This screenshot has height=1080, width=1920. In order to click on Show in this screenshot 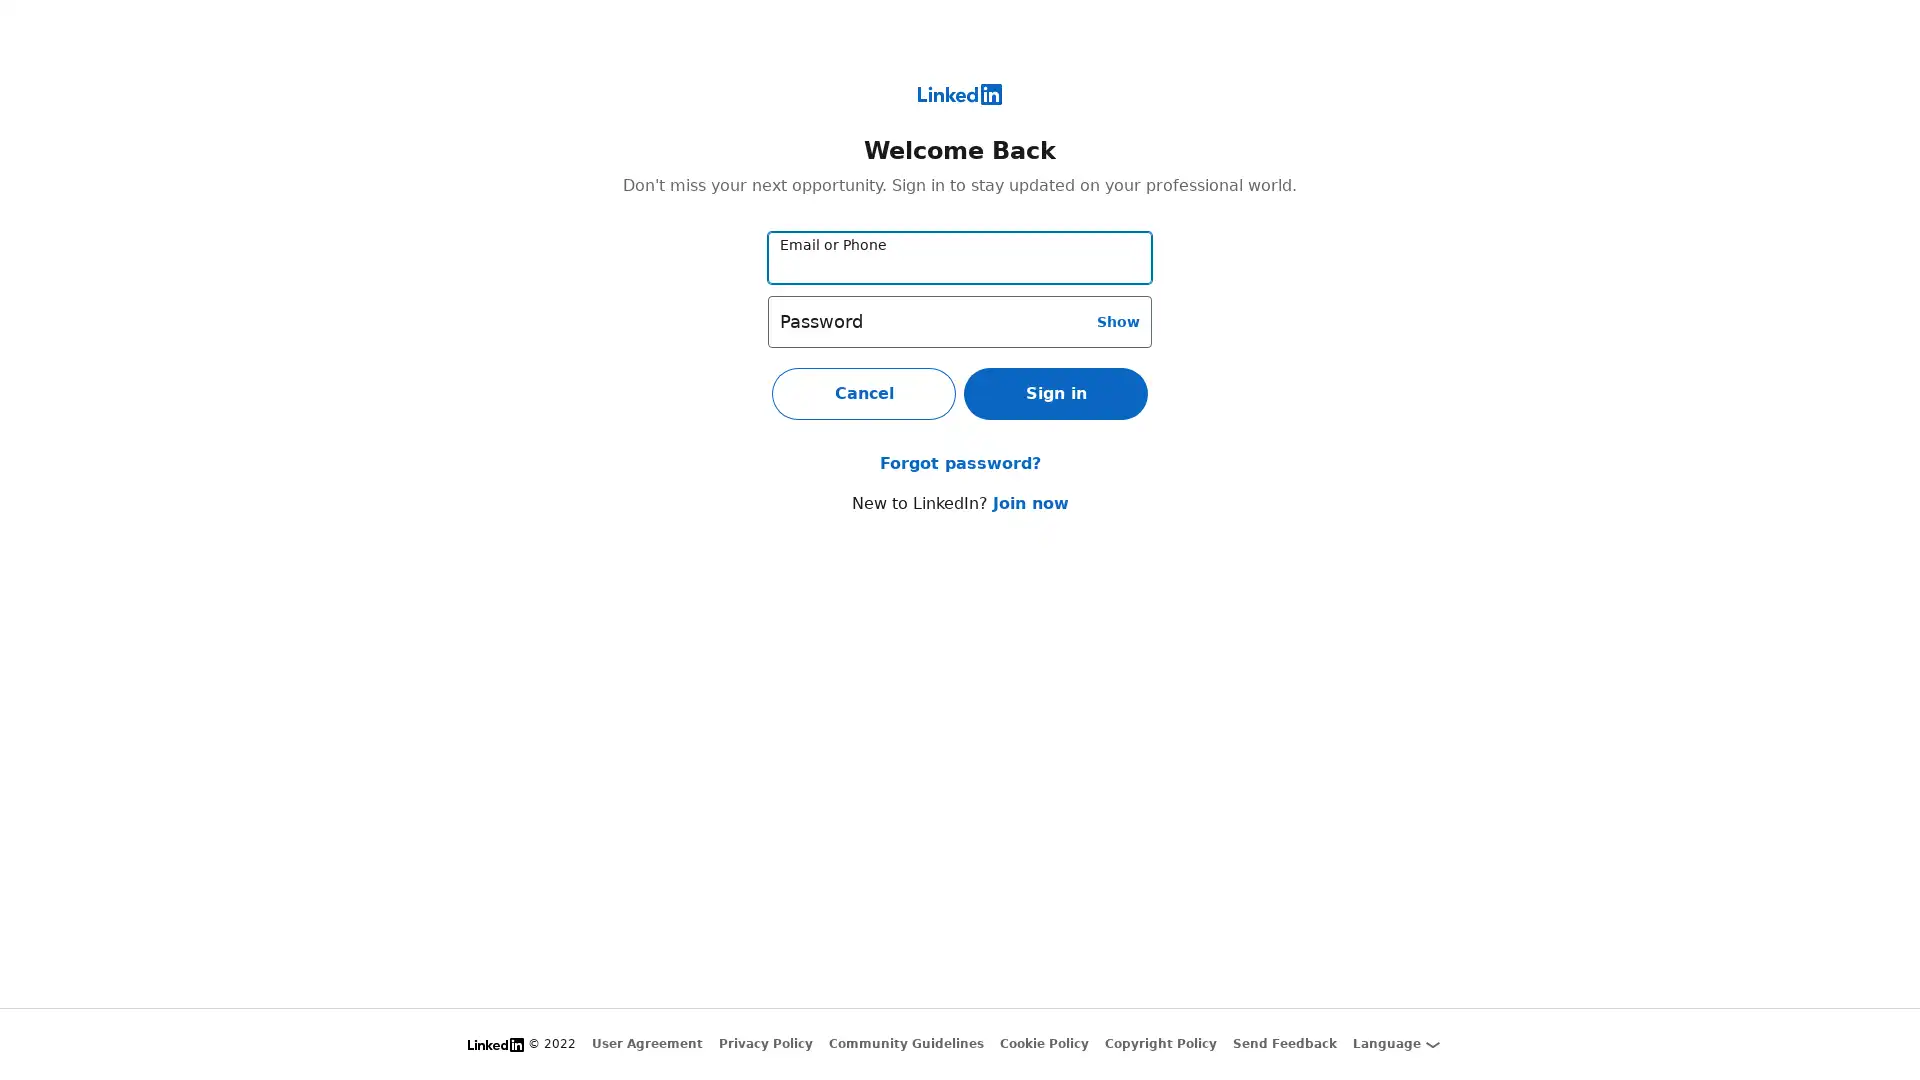, I will do `click(1117, 319)`.